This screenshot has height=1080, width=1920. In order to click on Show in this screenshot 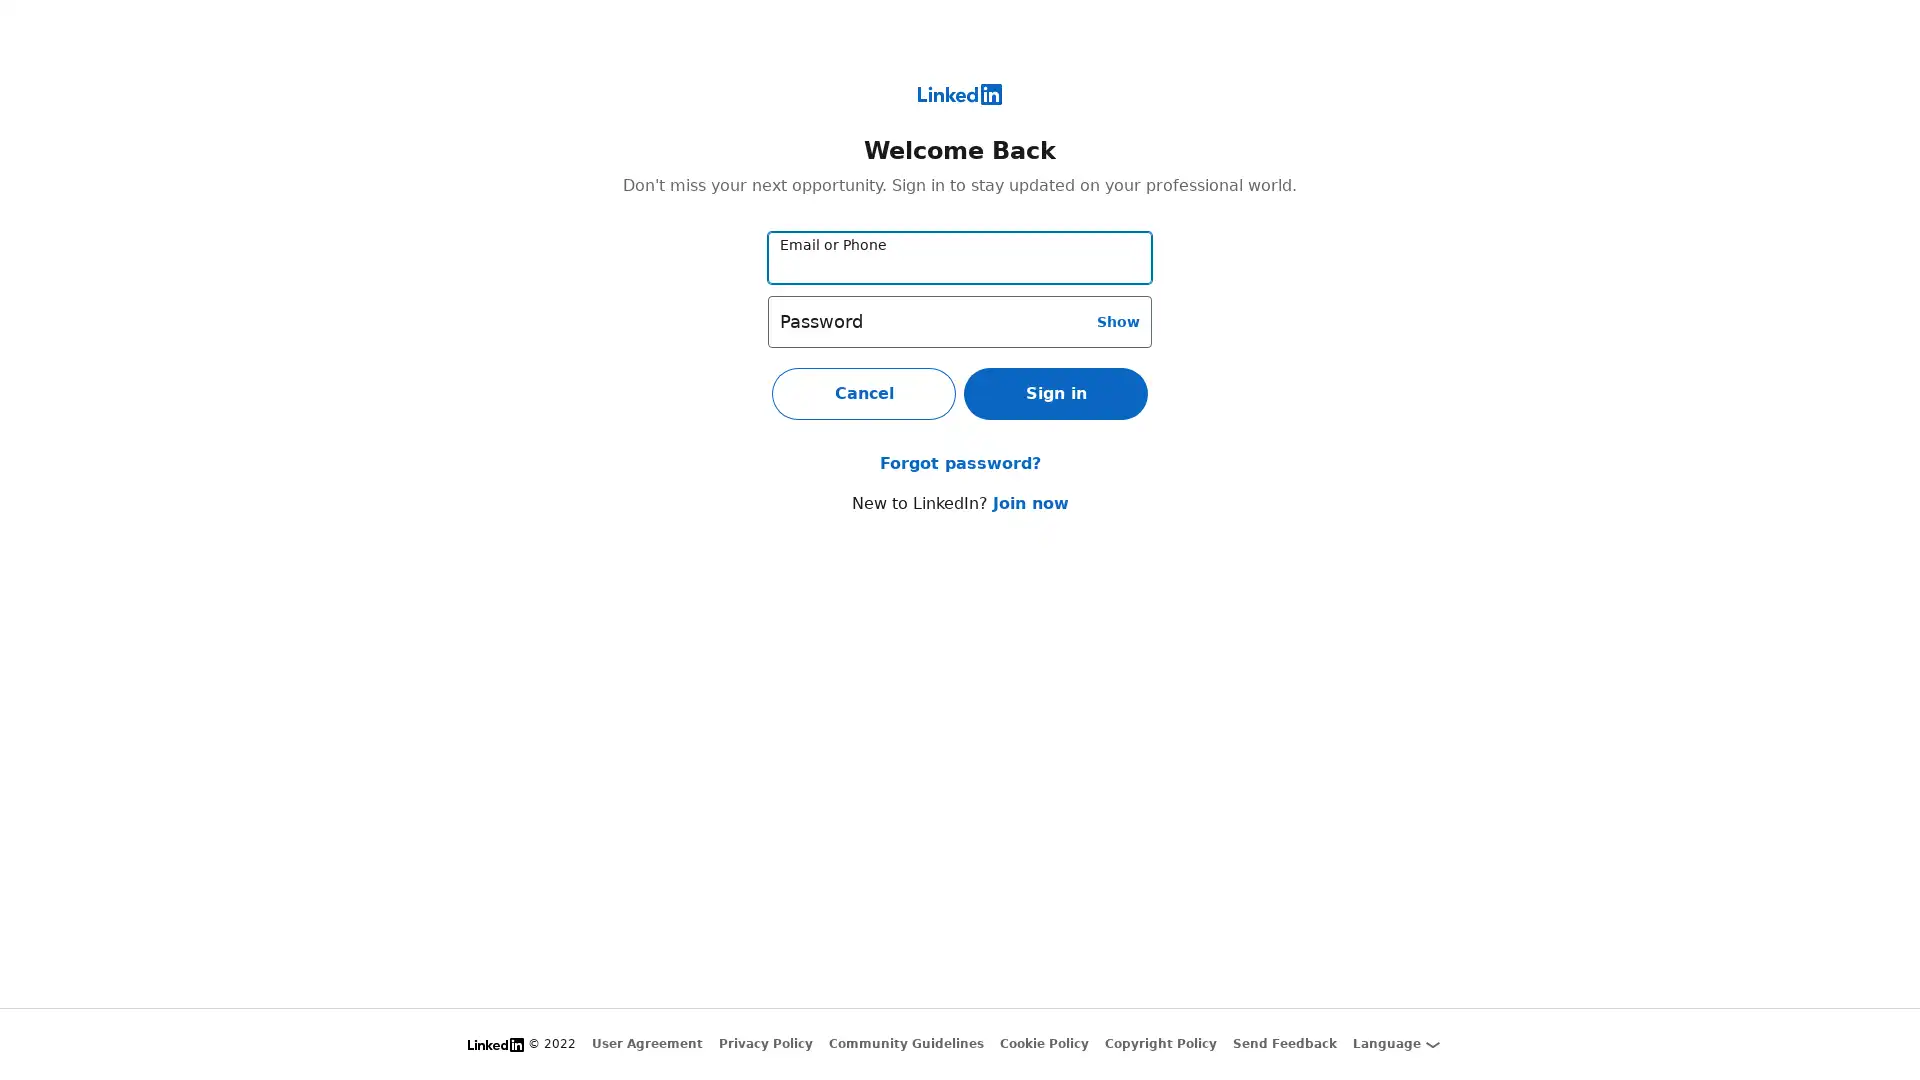, I will do `click(1117, 319)`.